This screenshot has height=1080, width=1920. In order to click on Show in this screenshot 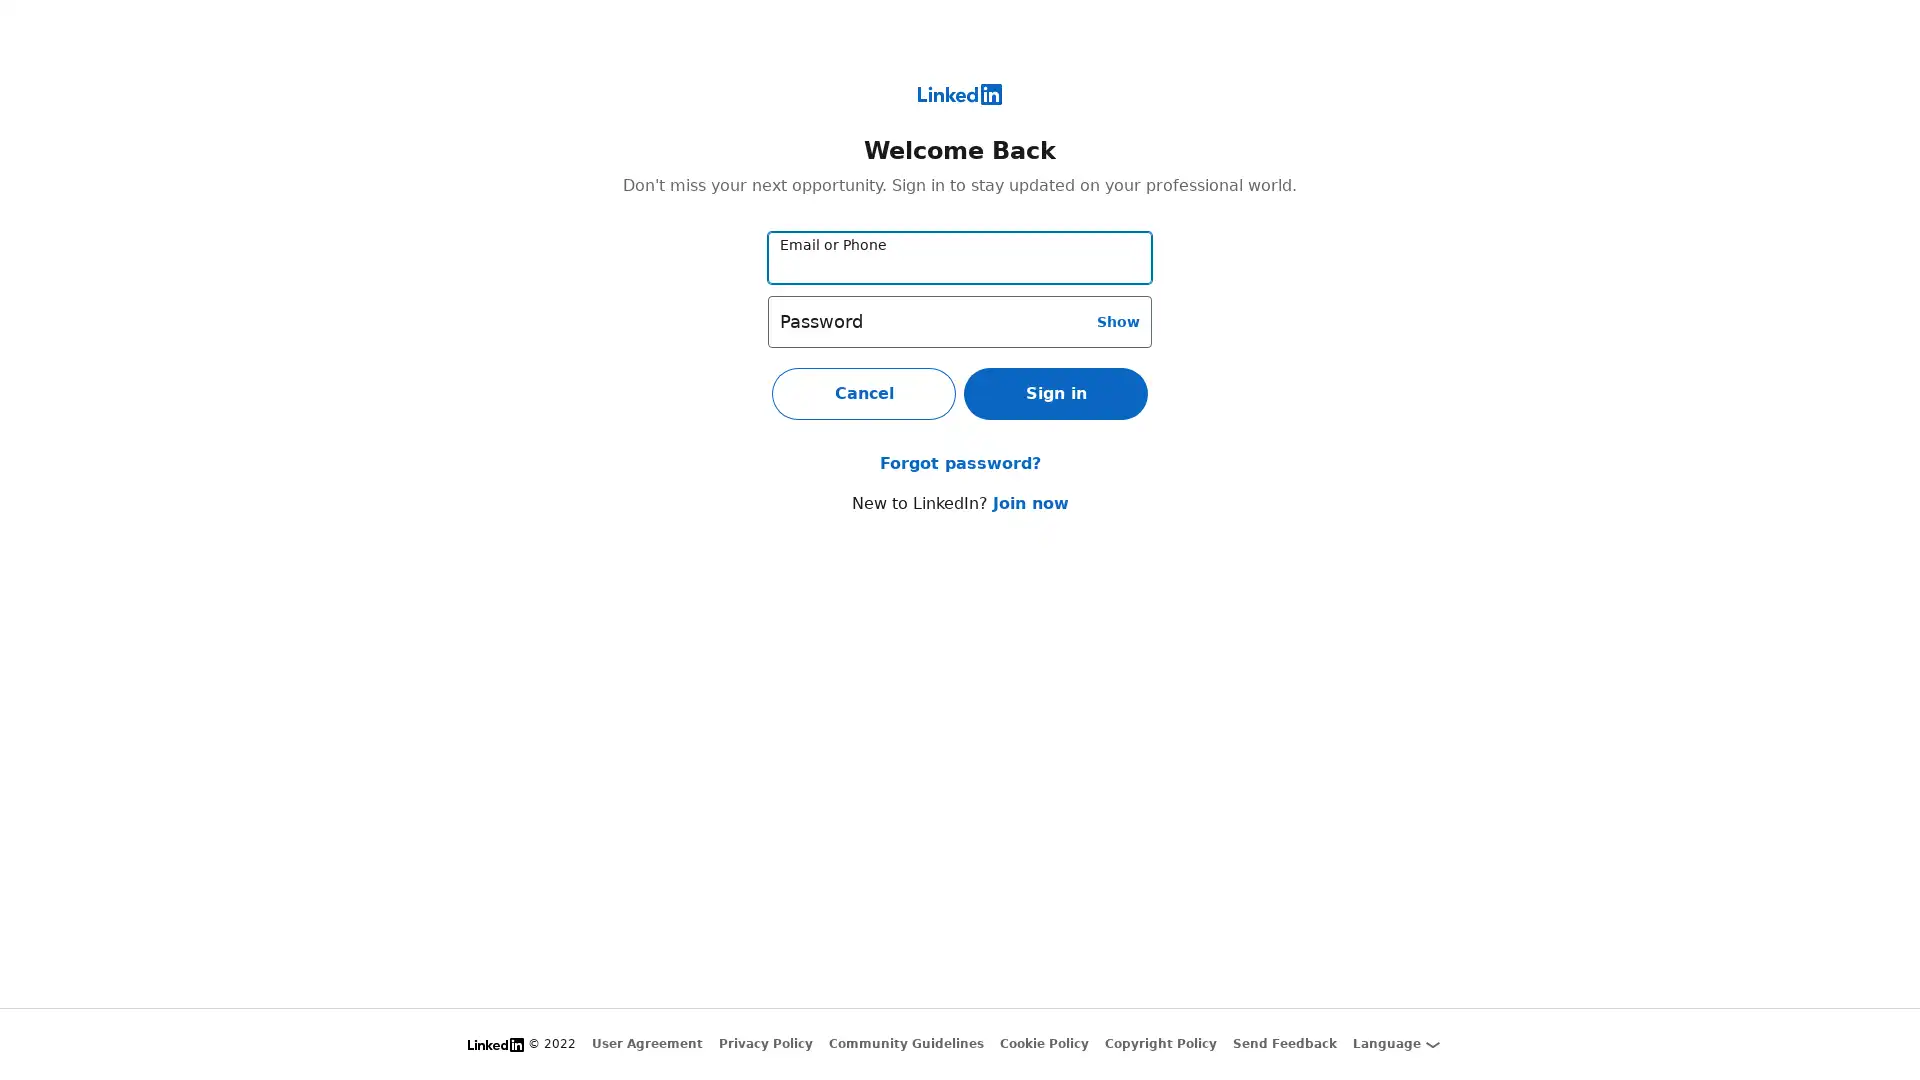, I will do `click(1117, 319)`.